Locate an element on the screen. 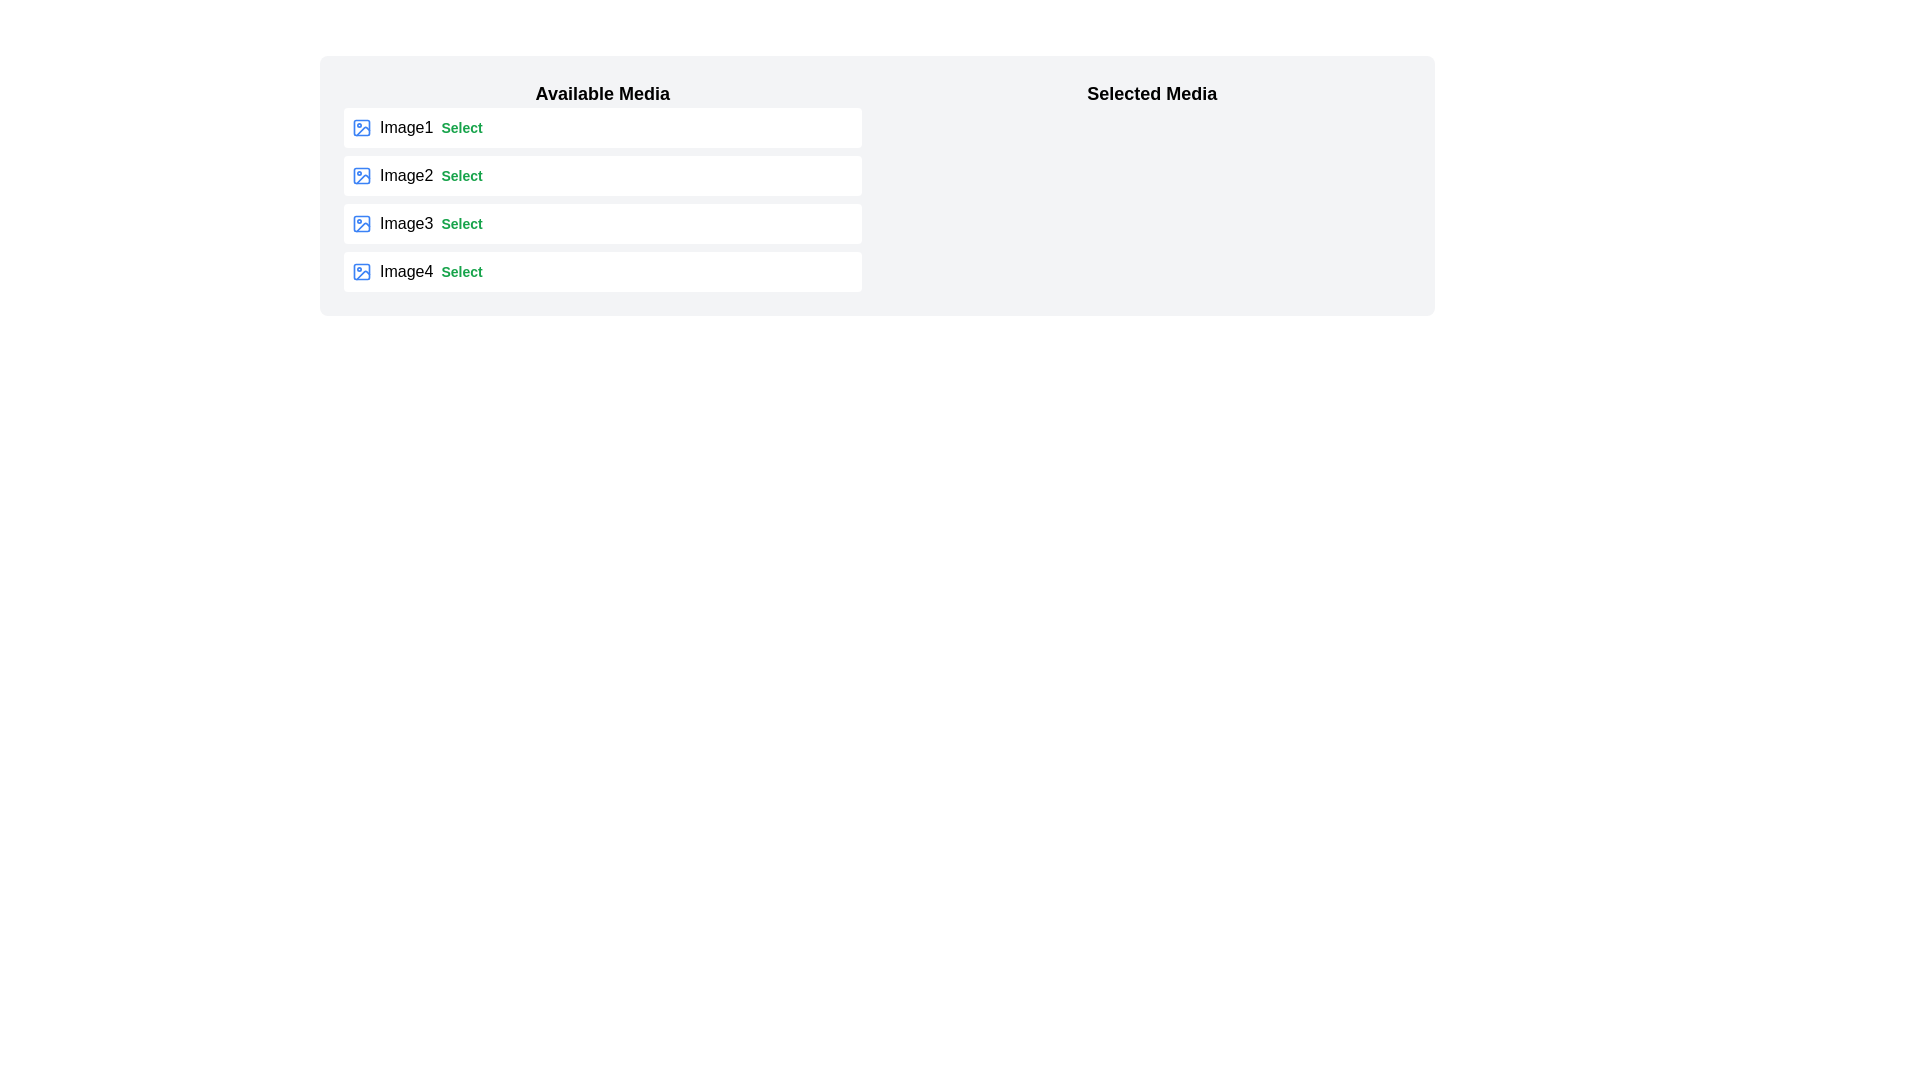 Image resolution: width=1920 pixels, height=1080 pixels. the 'Selected Media' Text Label located in the upper-right section of the interface, which serves as a header for related content is located at coordinates (1152, 93).